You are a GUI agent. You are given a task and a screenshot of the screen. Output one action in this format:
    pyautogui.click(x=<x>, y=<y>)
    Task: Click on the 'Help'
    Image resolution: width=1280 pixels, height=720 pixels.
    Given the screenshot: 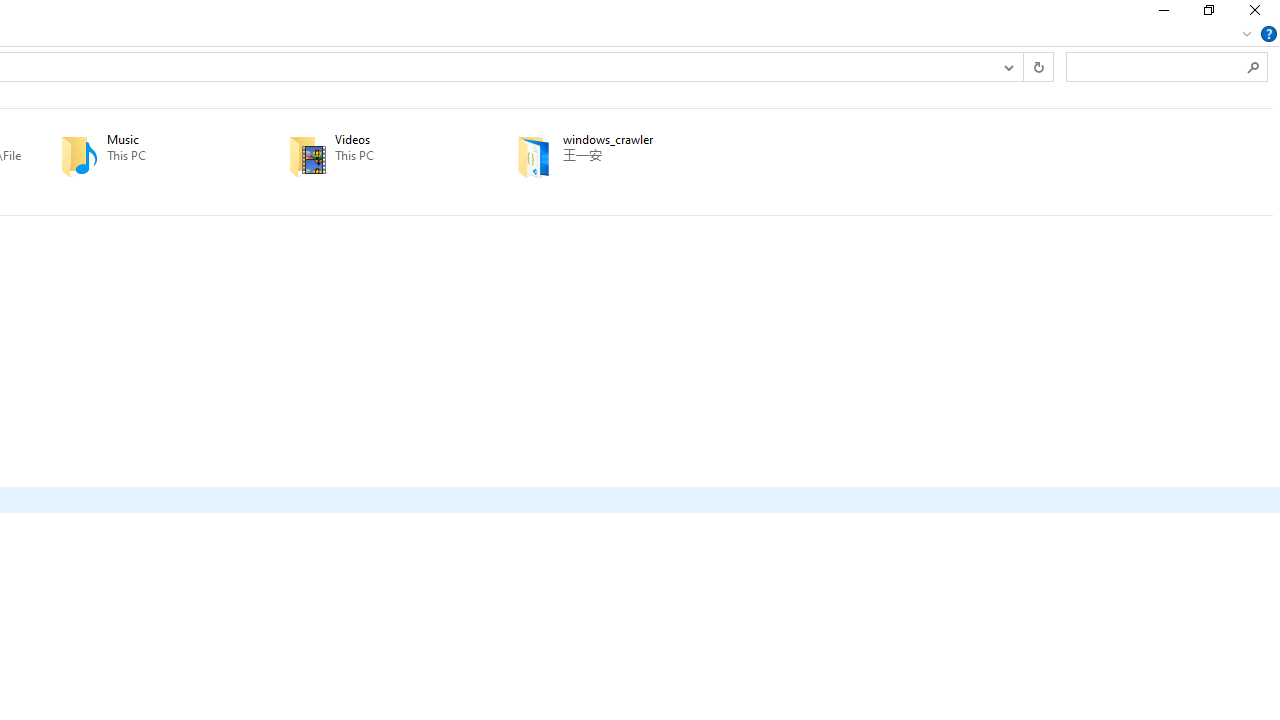 What is the action you would take?
    pyautogui.click(x=1268, y=33)
    